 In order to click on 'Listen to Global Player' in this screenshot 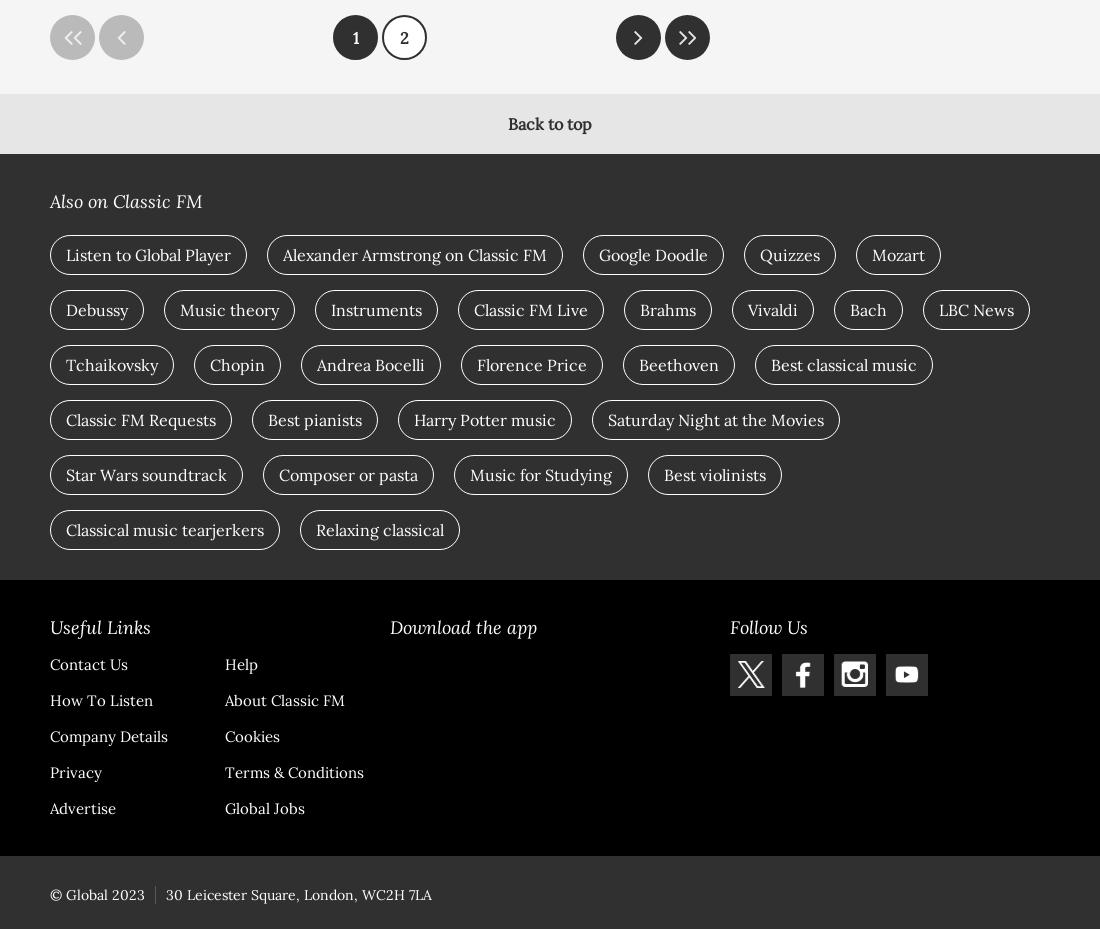, I will do `click(147, 254)`.